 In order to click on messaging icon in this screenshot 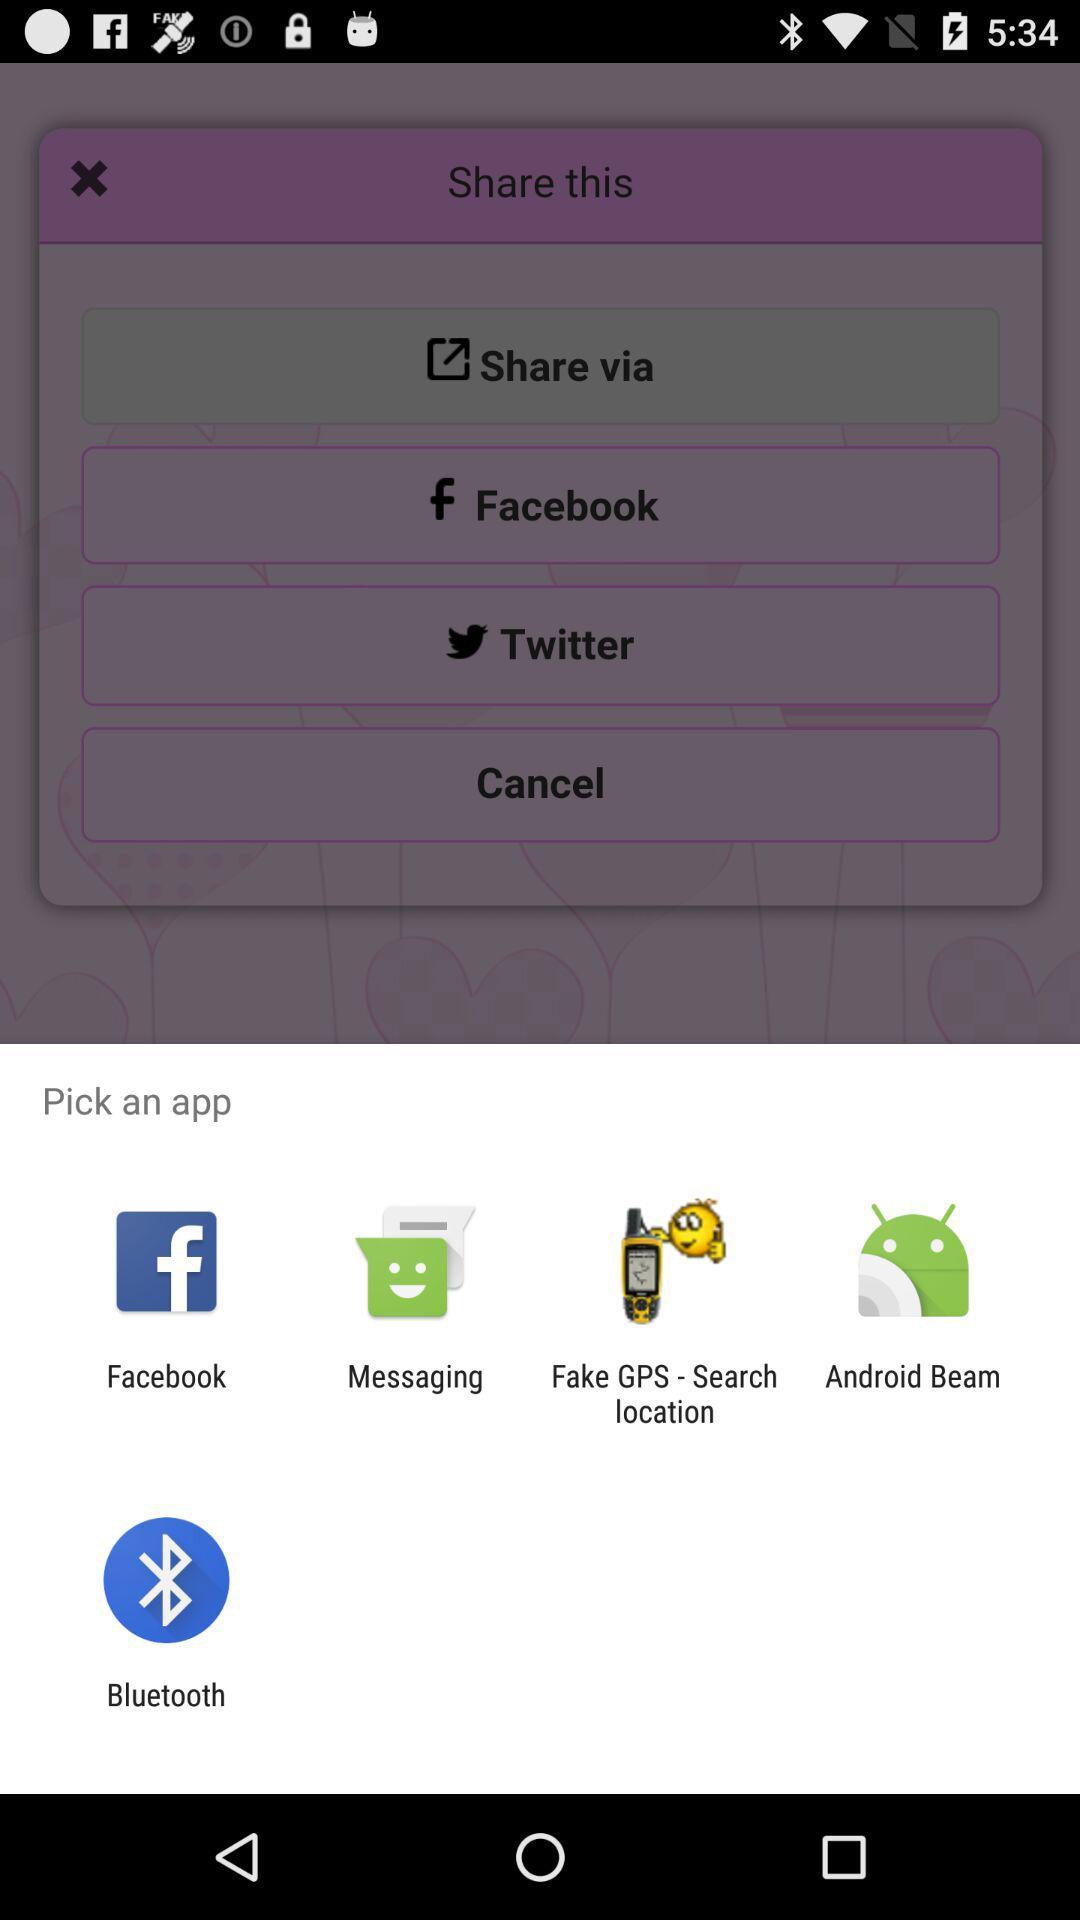, I will do `click(414, 1392)`.